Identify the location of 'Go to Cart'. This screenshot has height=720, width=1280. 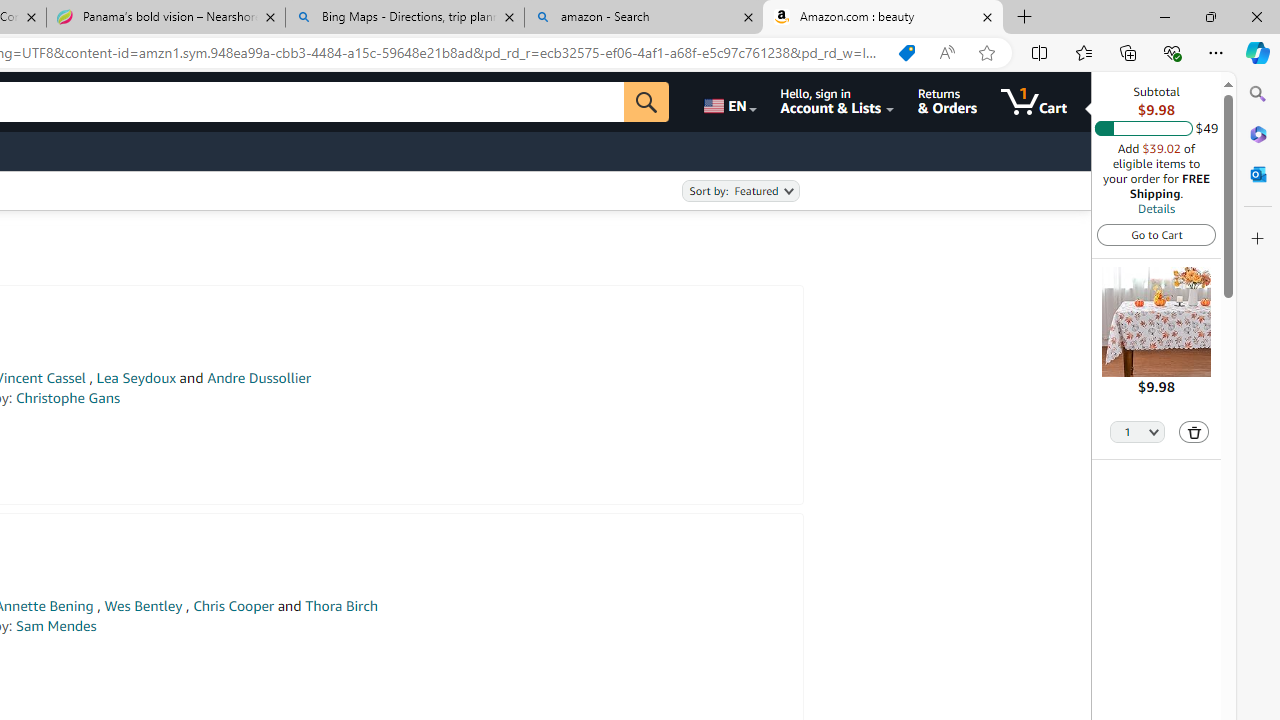
(1156, 233).